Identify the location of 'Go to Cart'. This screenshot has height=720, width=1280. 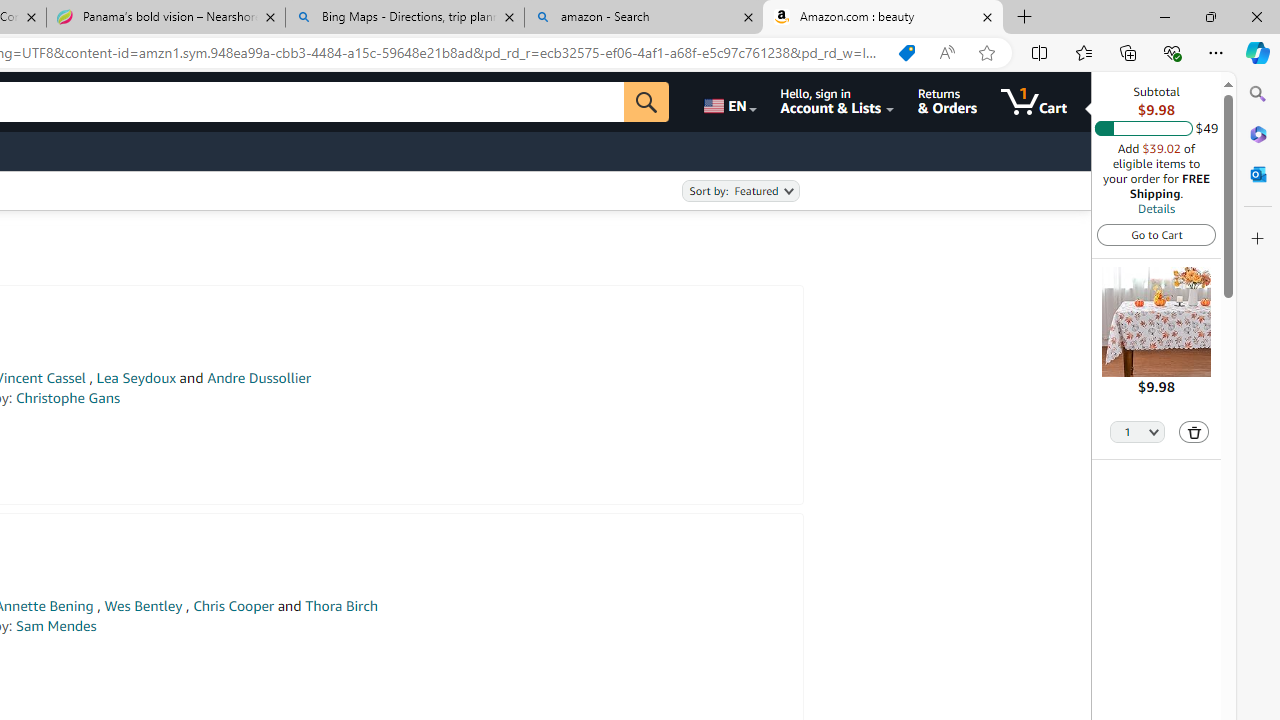
(1156, 233).